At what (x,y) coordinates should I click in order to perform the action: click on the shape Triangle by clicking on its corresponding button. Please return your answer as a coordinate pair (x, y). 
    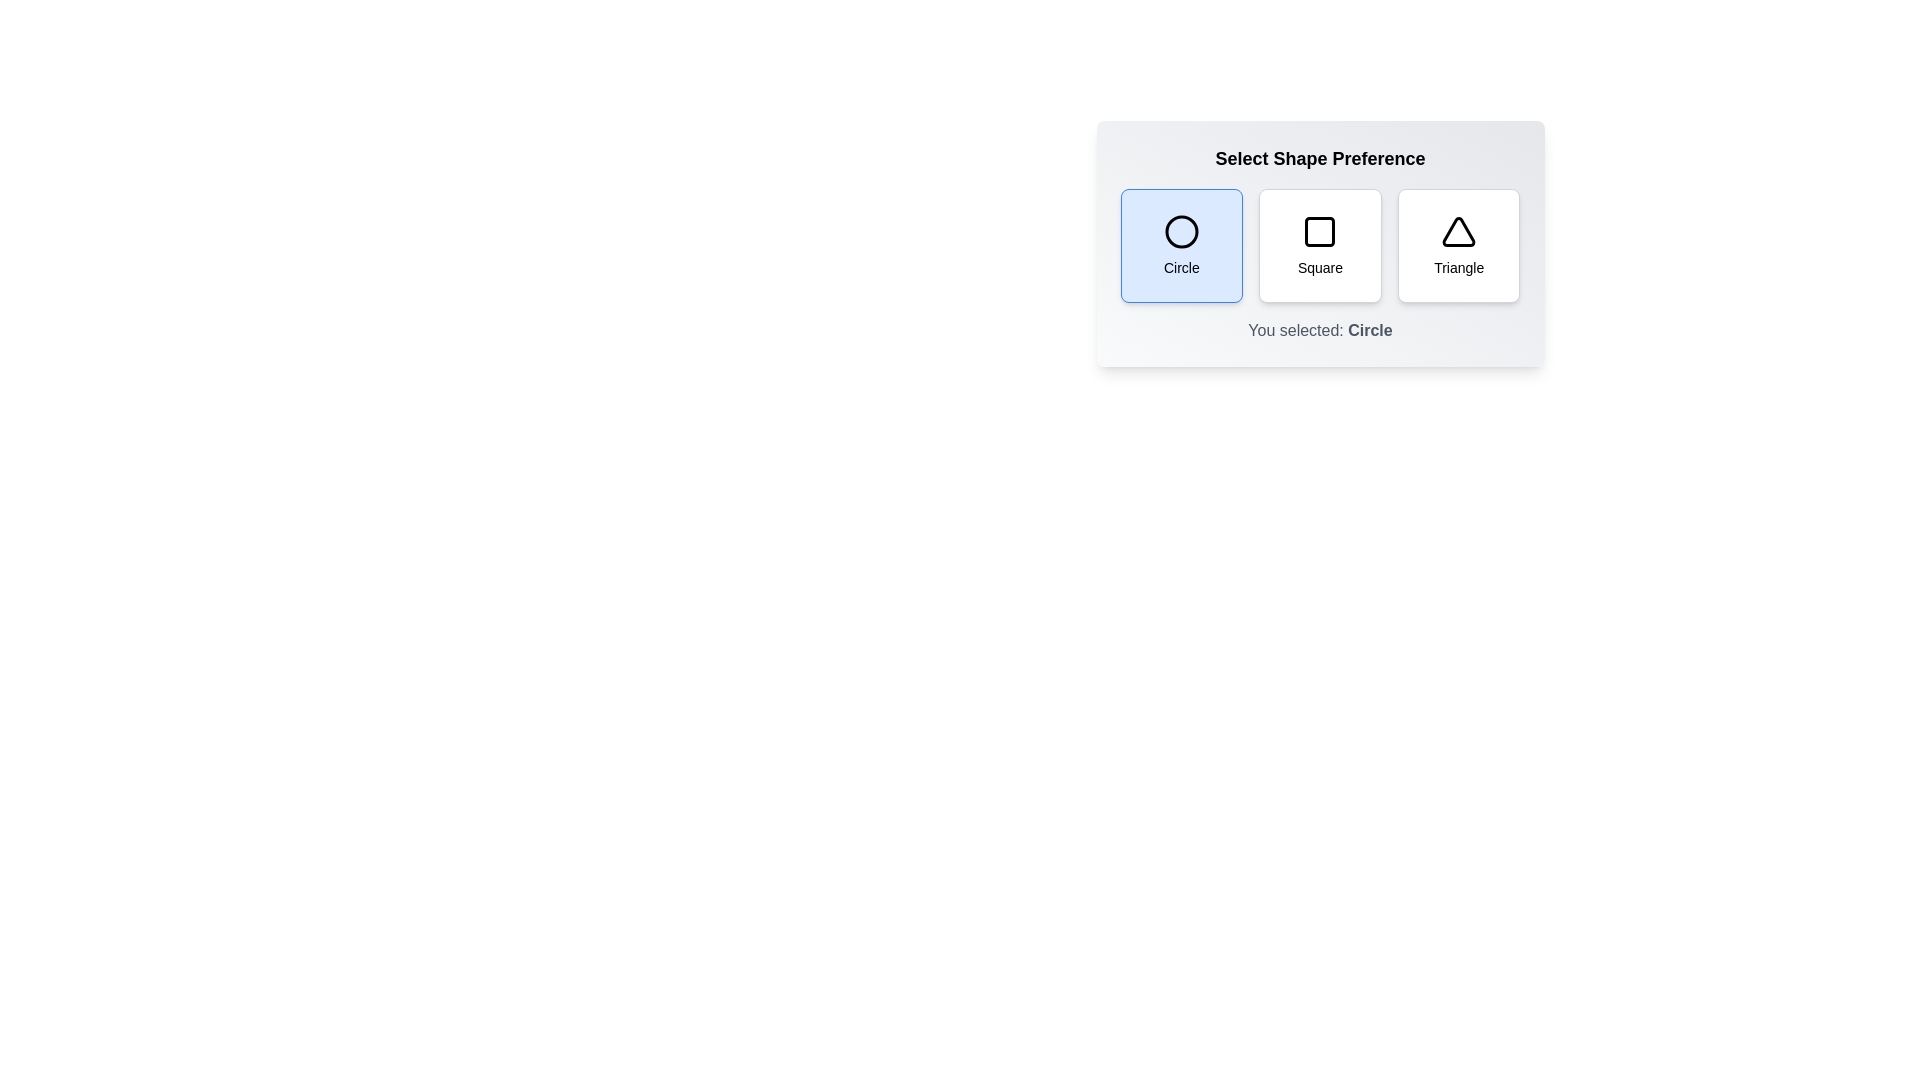
    Looking at the image, I should click on (1459, 245).